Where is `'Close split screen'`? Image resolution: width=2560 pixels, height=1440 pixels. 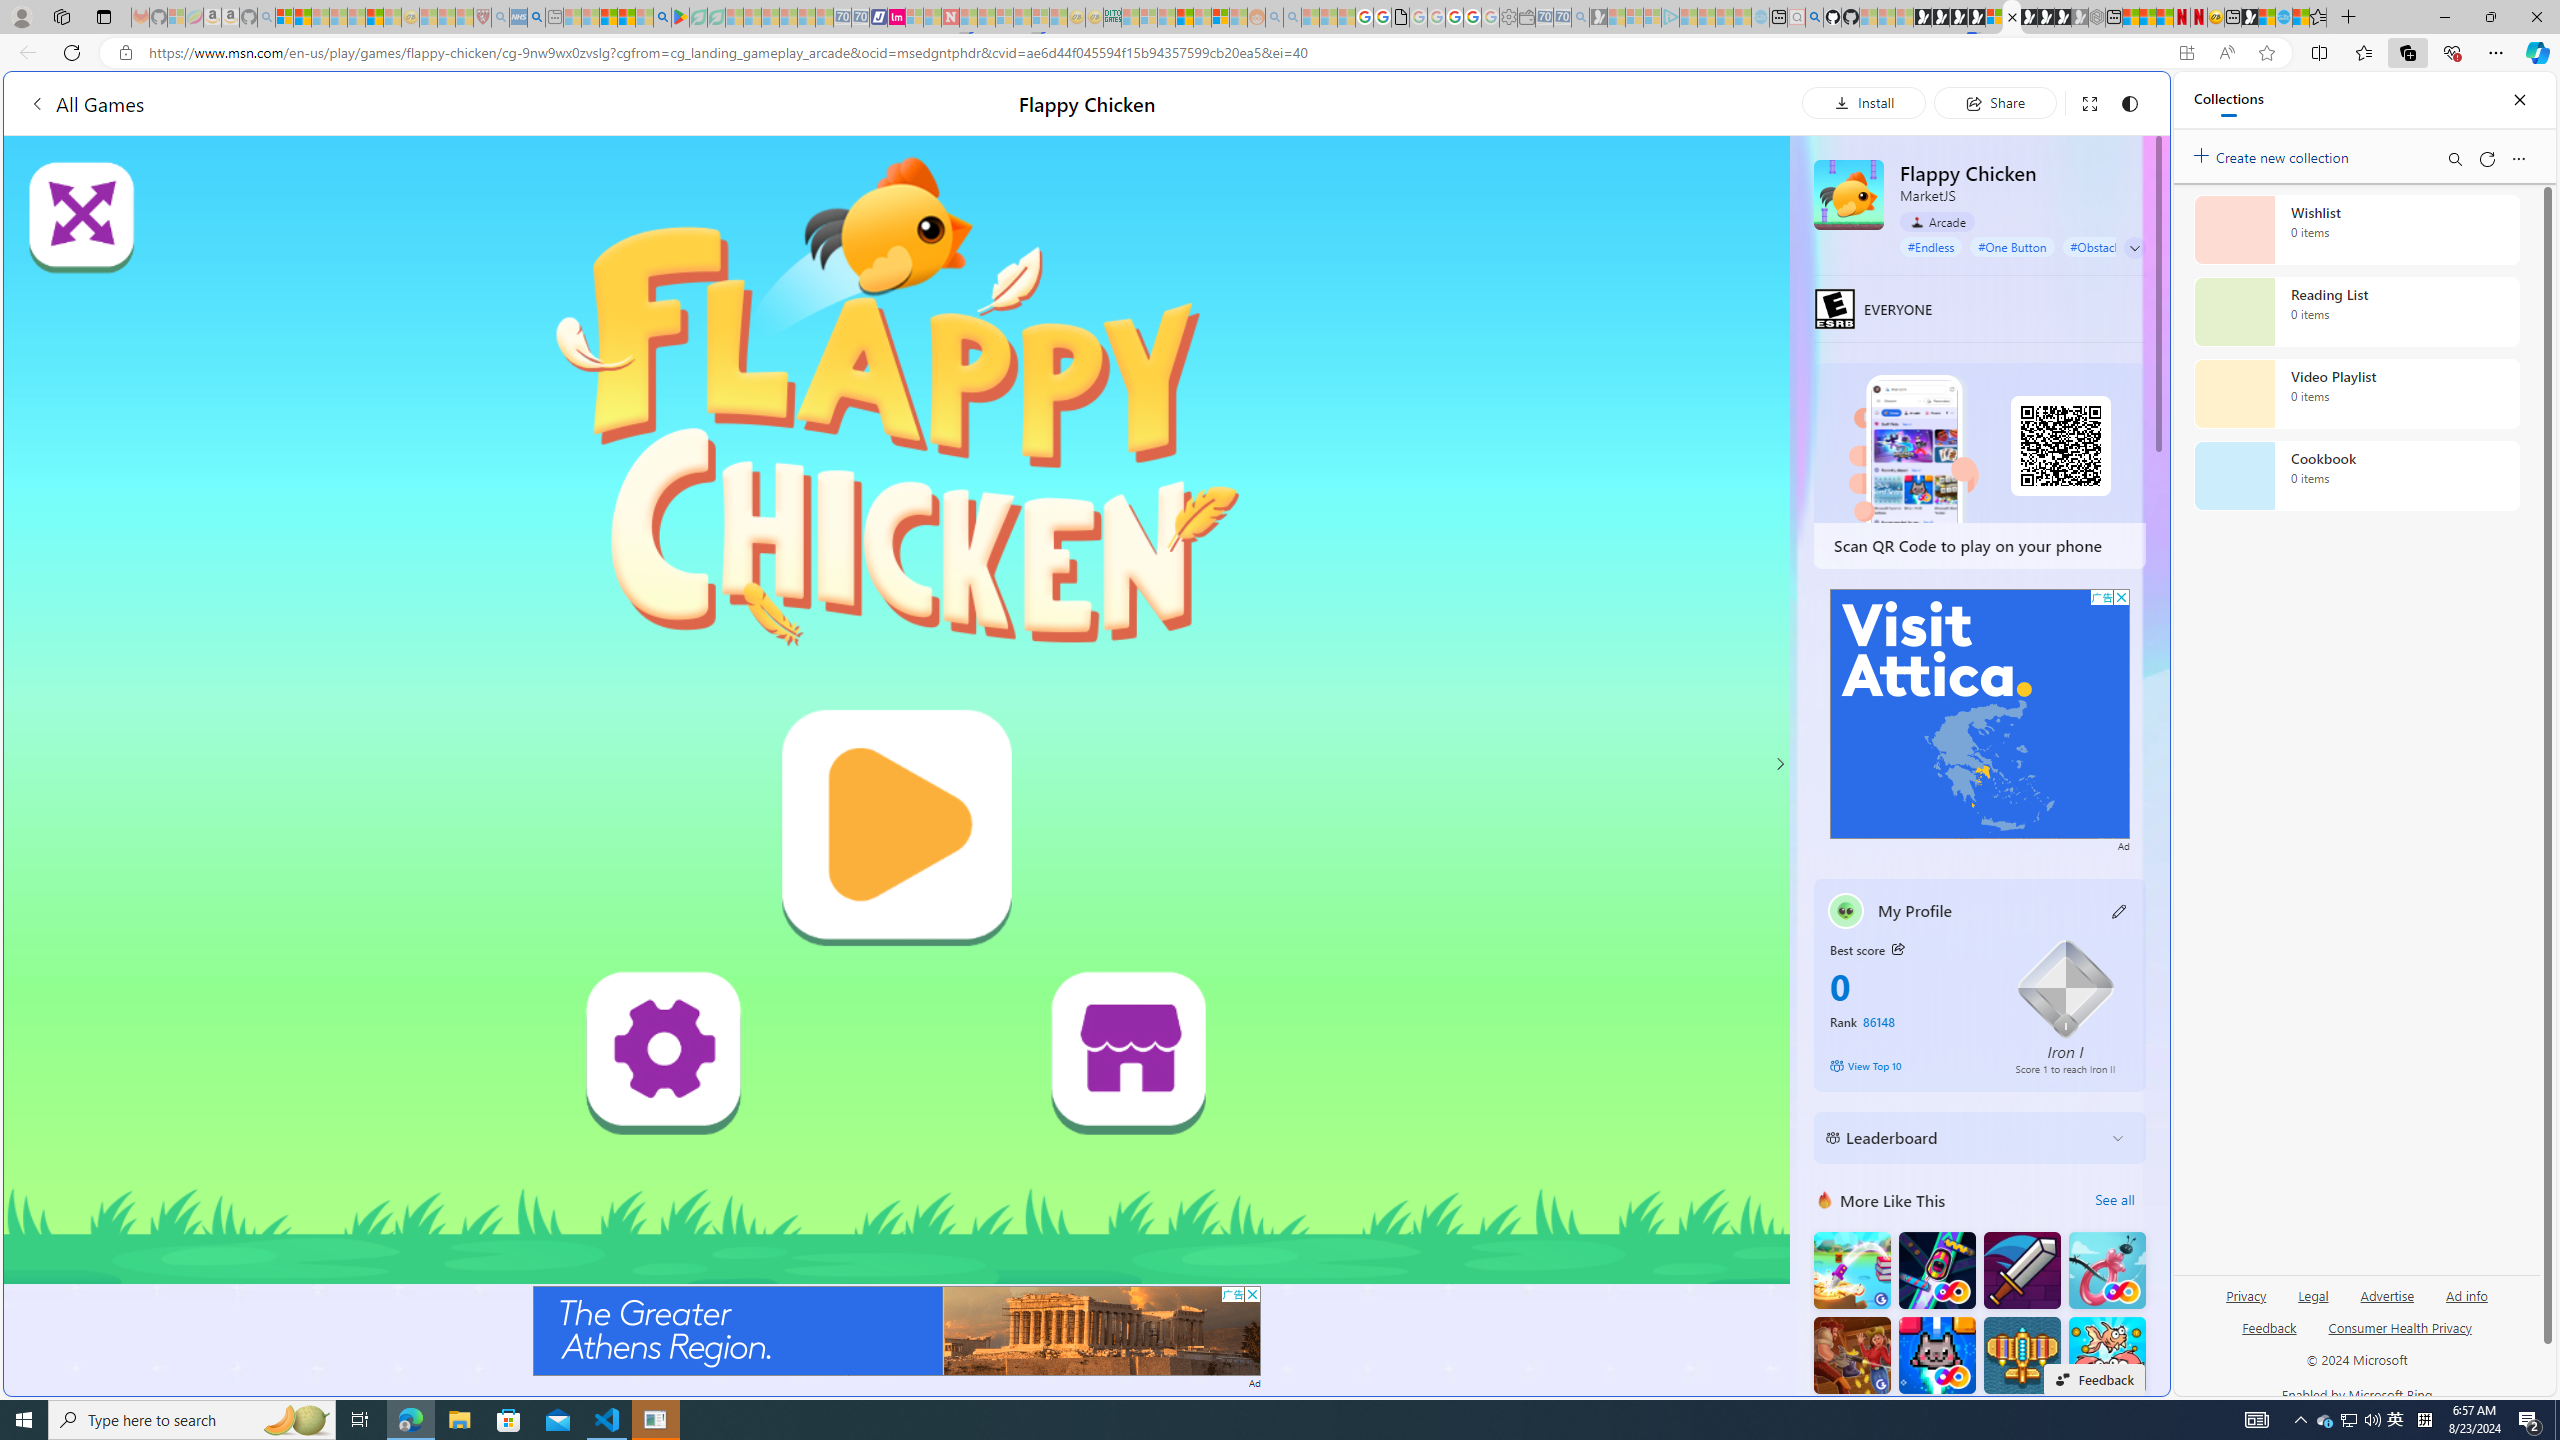
'Close split screen' is located at coordinates (2123, 100).